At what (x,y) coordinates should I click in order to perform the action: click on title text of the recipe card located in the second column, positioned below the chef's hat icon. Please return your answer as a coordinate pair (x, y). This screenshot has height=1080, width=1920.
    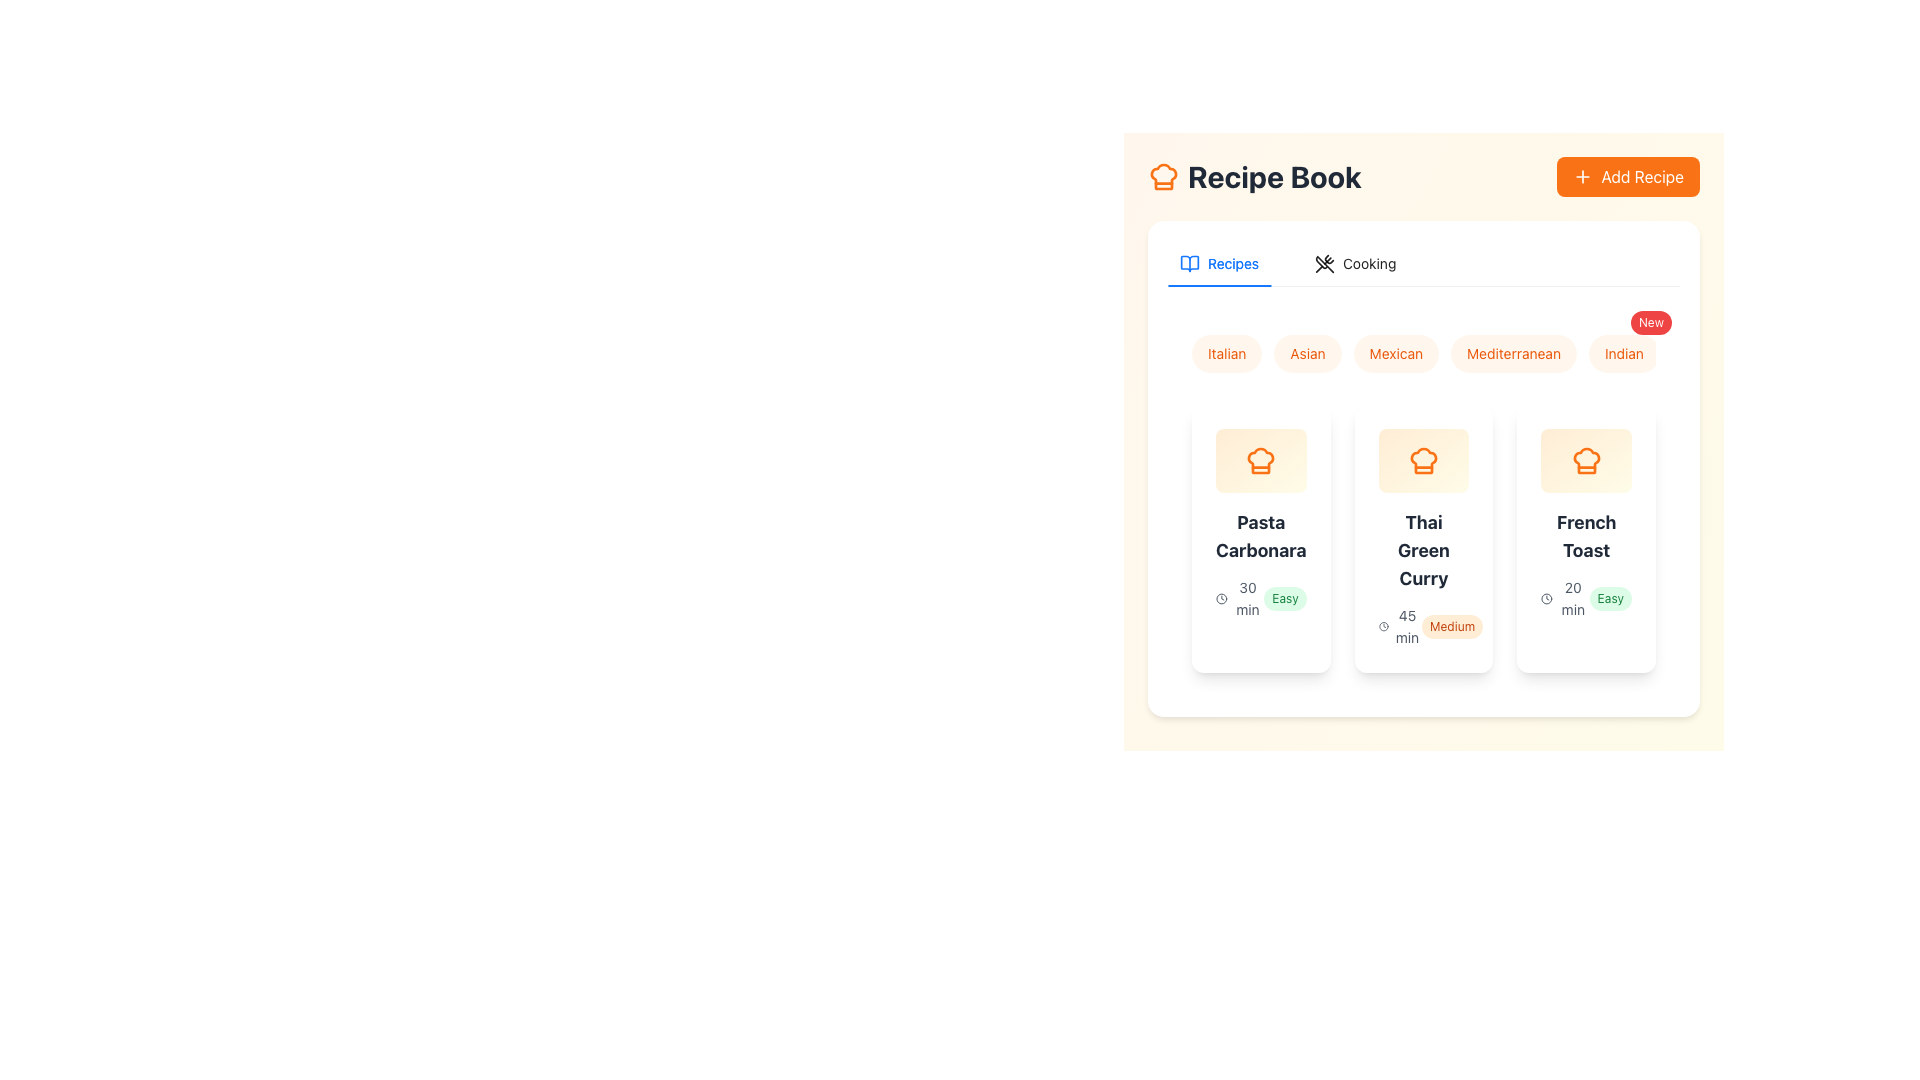
    Looking at the image, I should click on (1423, 551).